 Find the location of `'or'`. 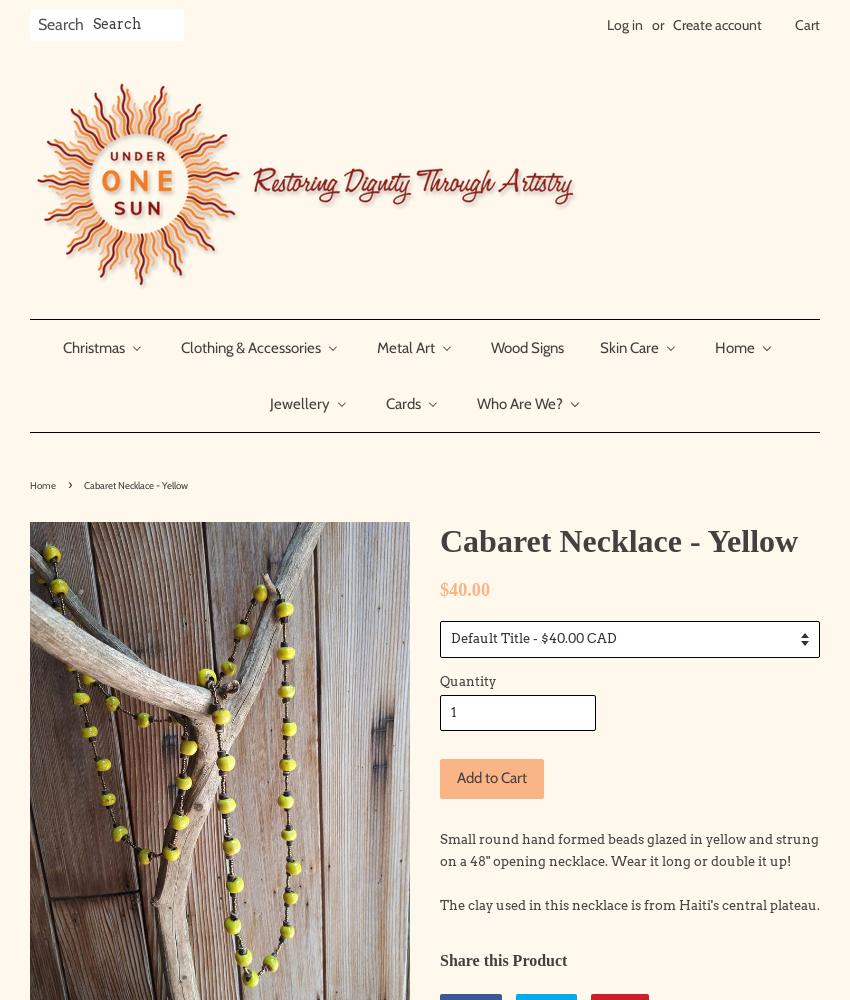

'or' is located at coordinates (657, 23).